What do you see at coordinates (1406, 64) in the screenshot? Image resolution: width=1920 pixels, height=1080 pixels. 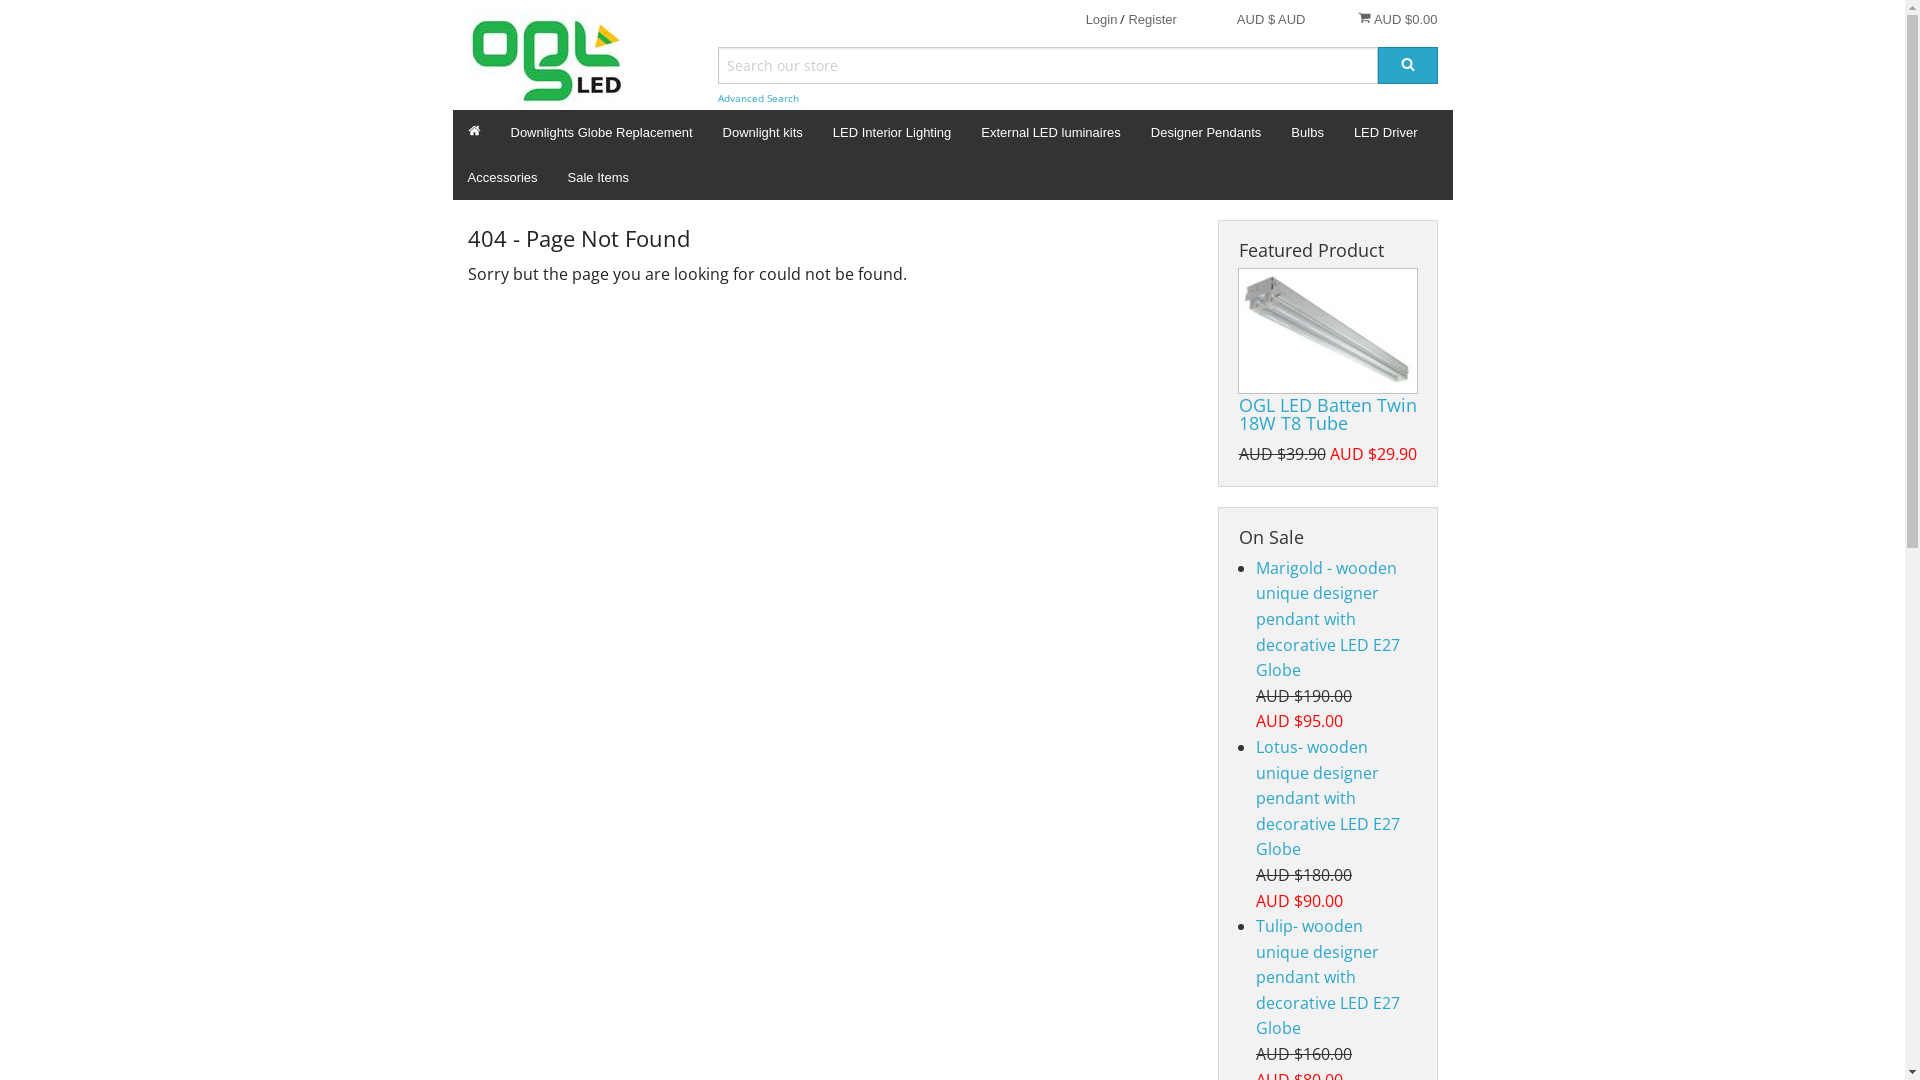 I see `'Search'` at bounding box center [1406, 64].